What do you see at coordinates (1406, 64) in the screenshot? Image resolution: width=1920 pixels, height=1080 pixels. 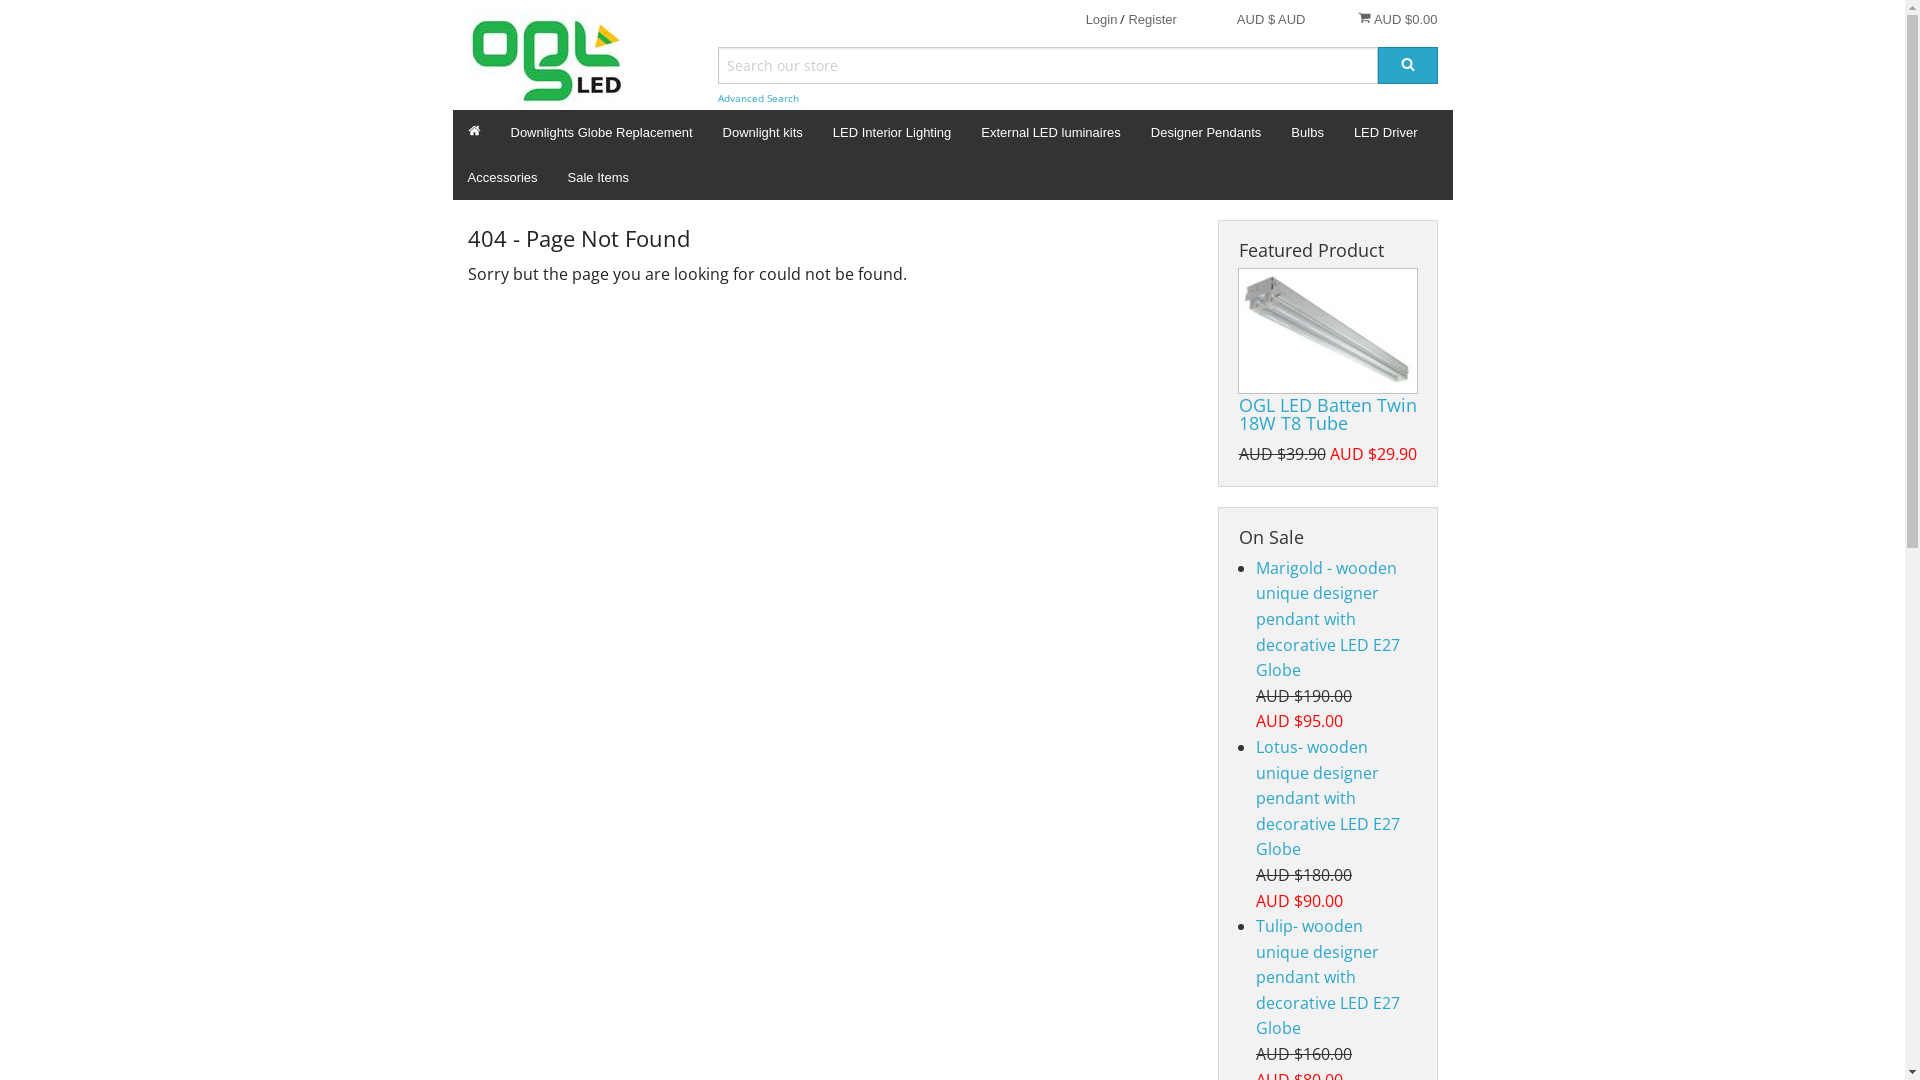 I see `'Search'` at bounding box center [1406, 64].